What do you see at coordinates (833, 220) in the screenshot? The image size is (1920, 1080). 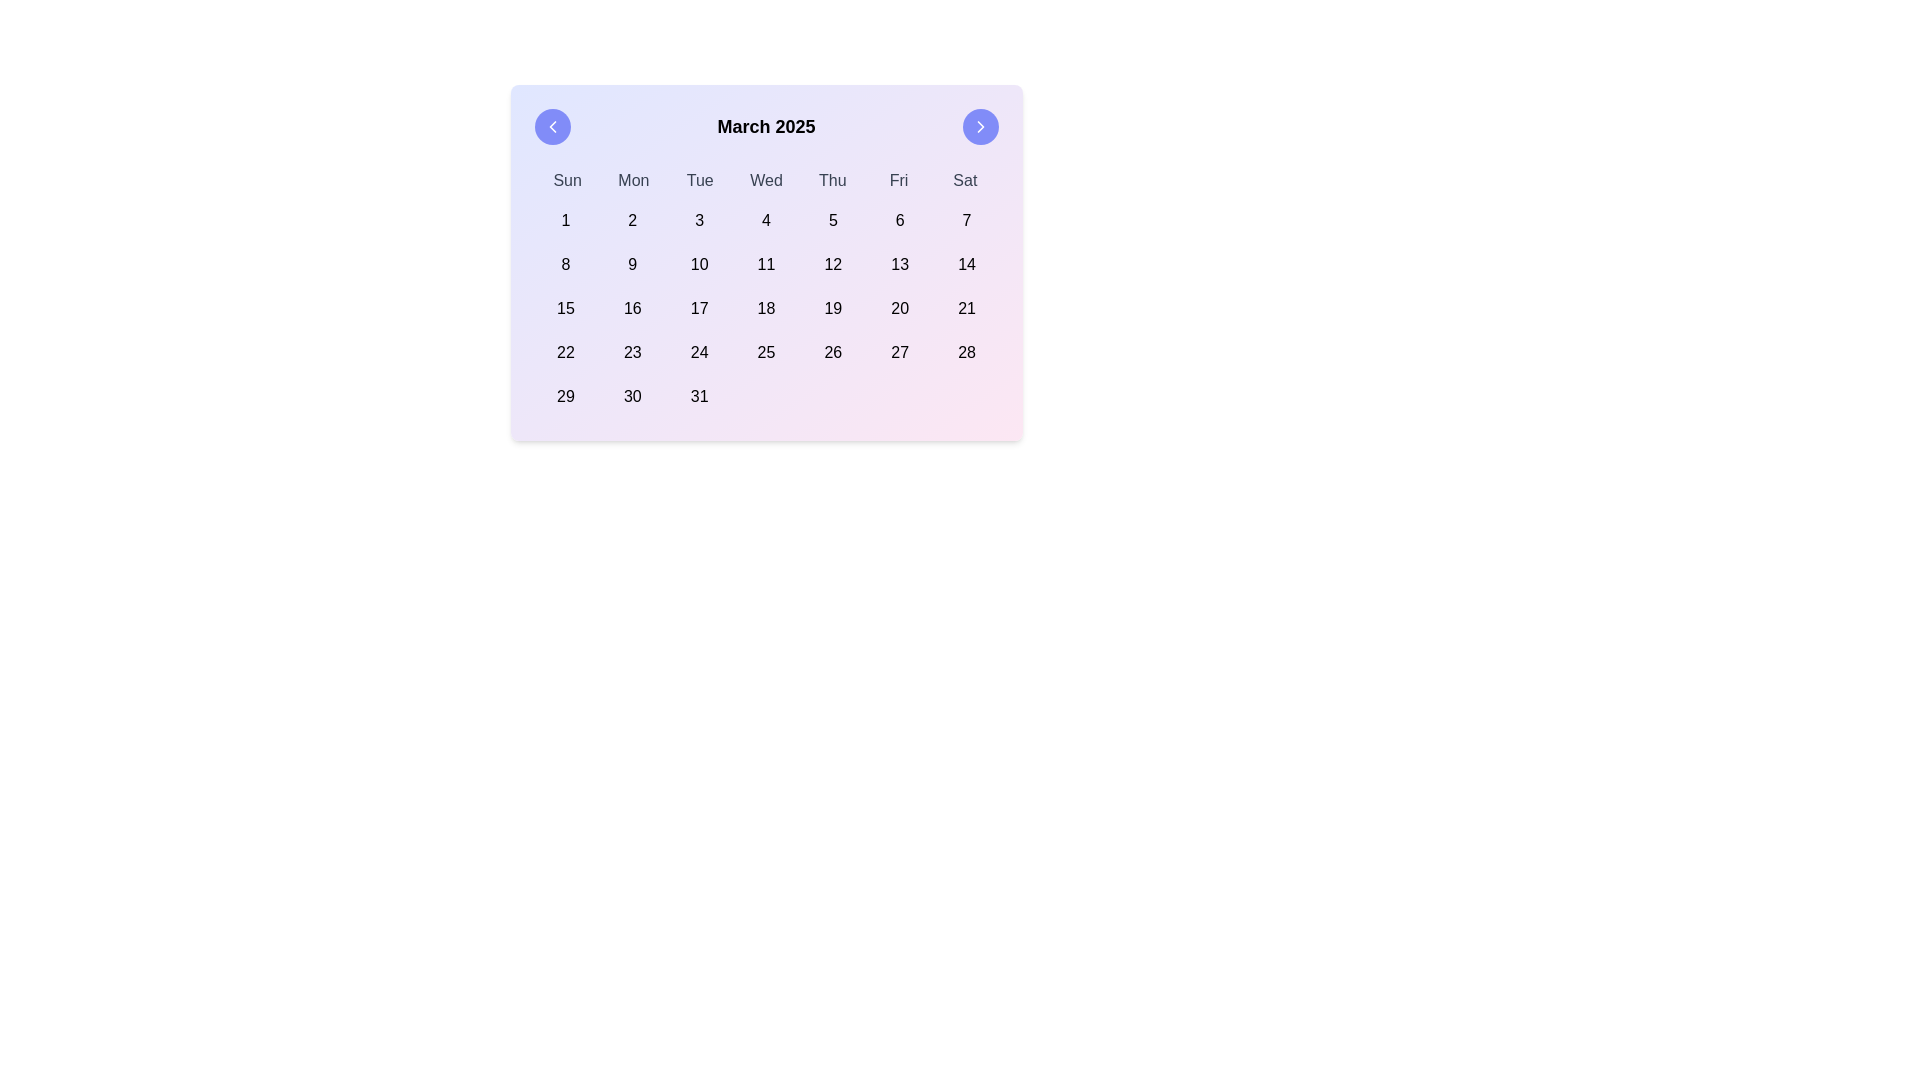 I see `the button in the first row and fifth column of the numeric grid` at bounding box center [833, 220].